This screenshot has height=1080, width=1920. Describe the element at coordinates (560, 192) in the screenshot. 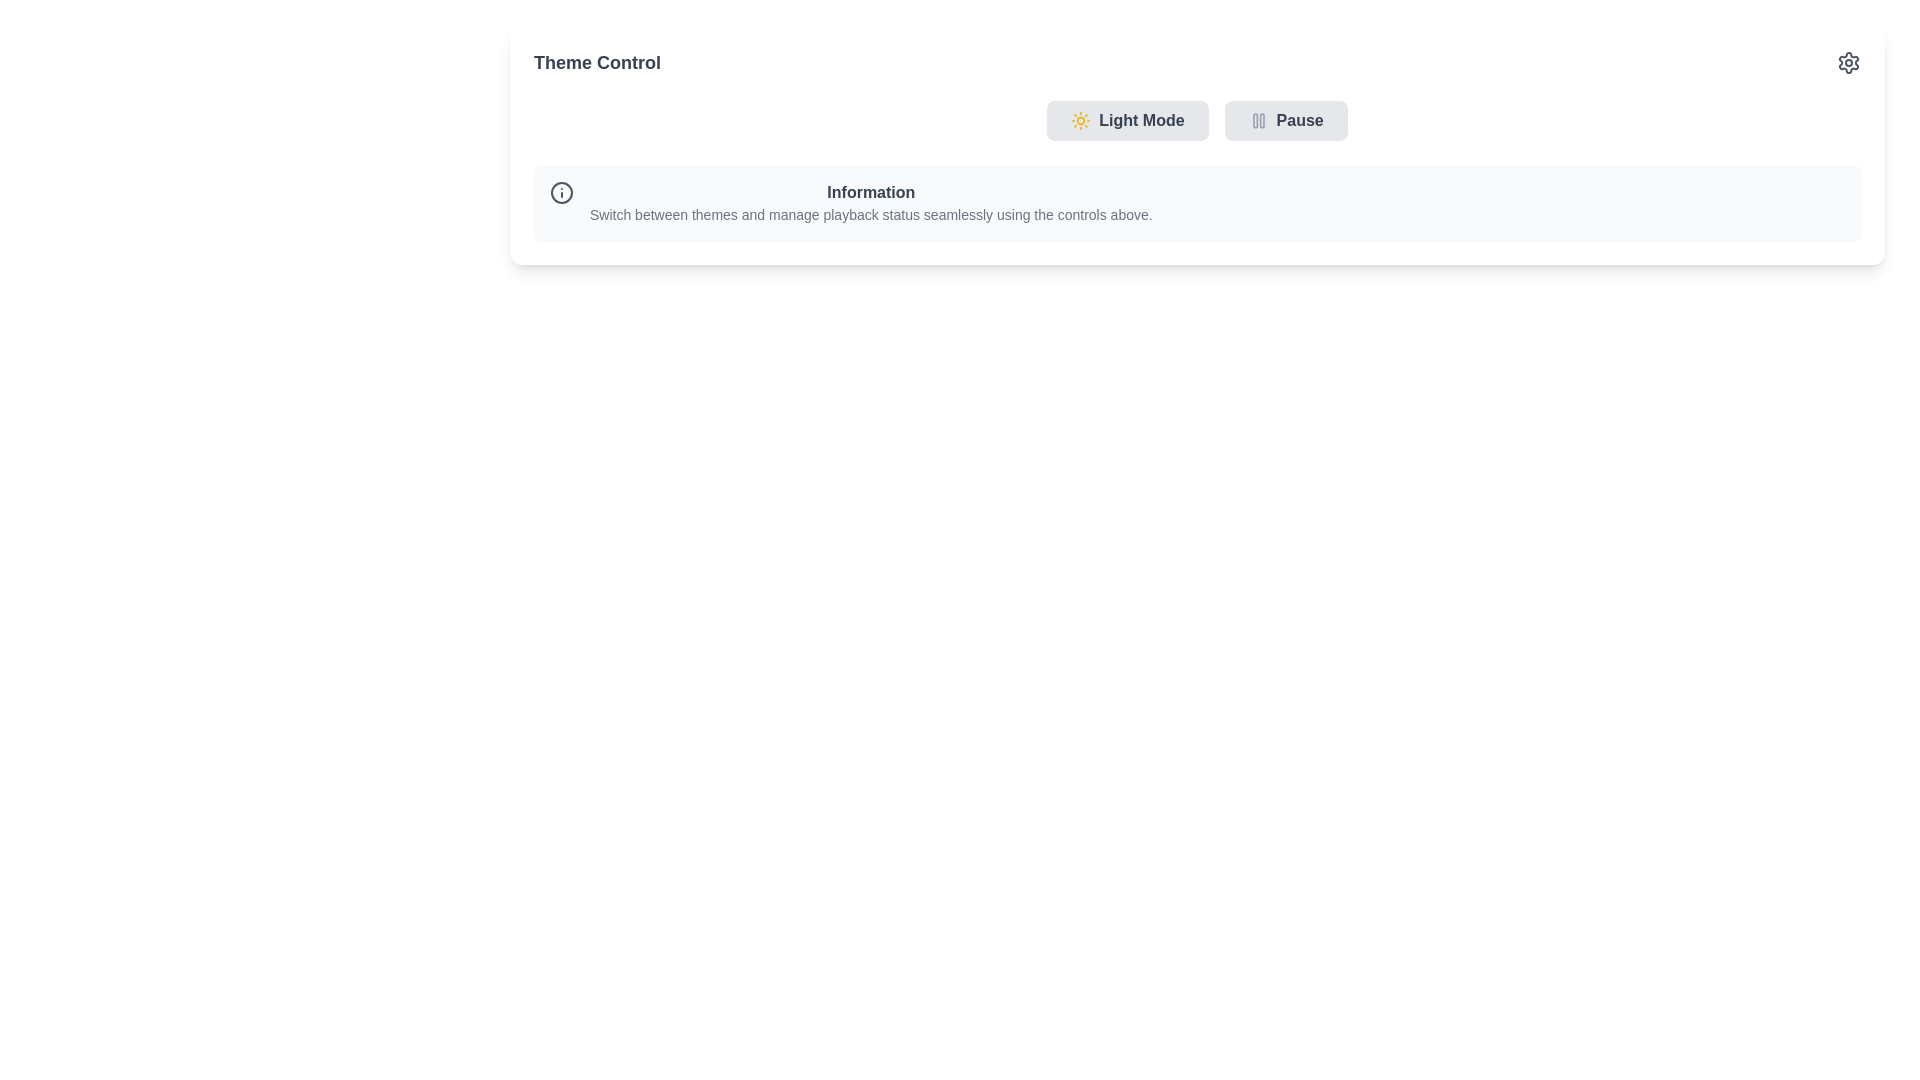

I see `the circular SVG element with a radius of 10, which is part of the information icon located next to the 'Theme Control' header` at that location.